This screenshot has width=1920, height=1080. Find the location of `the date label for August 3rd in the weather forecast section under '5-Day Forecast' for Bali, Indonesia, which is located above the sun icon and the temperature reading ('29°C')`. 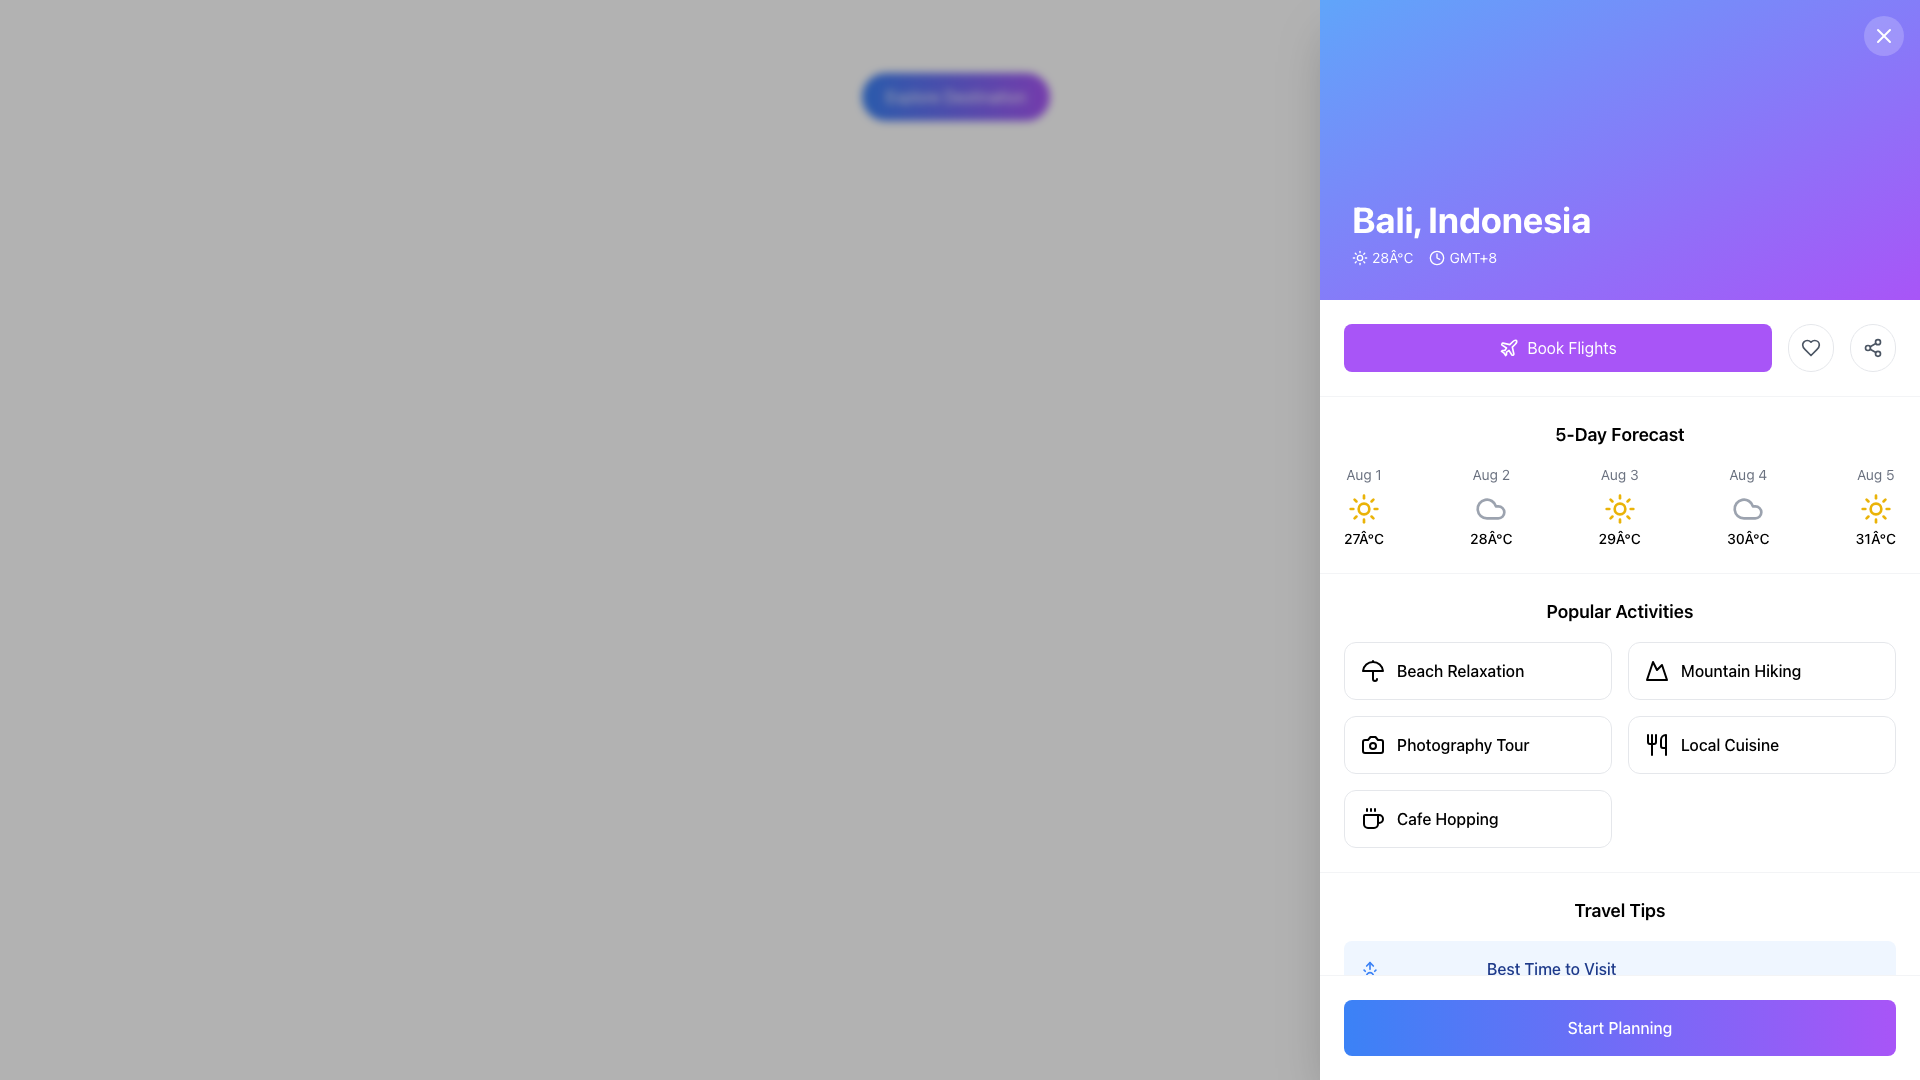

the date label for August 3rd in the weather forecast section under '5-Day Forecast' for Bali, Indonesia, which is located above the sun icon and the temperature reading ('29°C') is located at coordinates (1619, 474).